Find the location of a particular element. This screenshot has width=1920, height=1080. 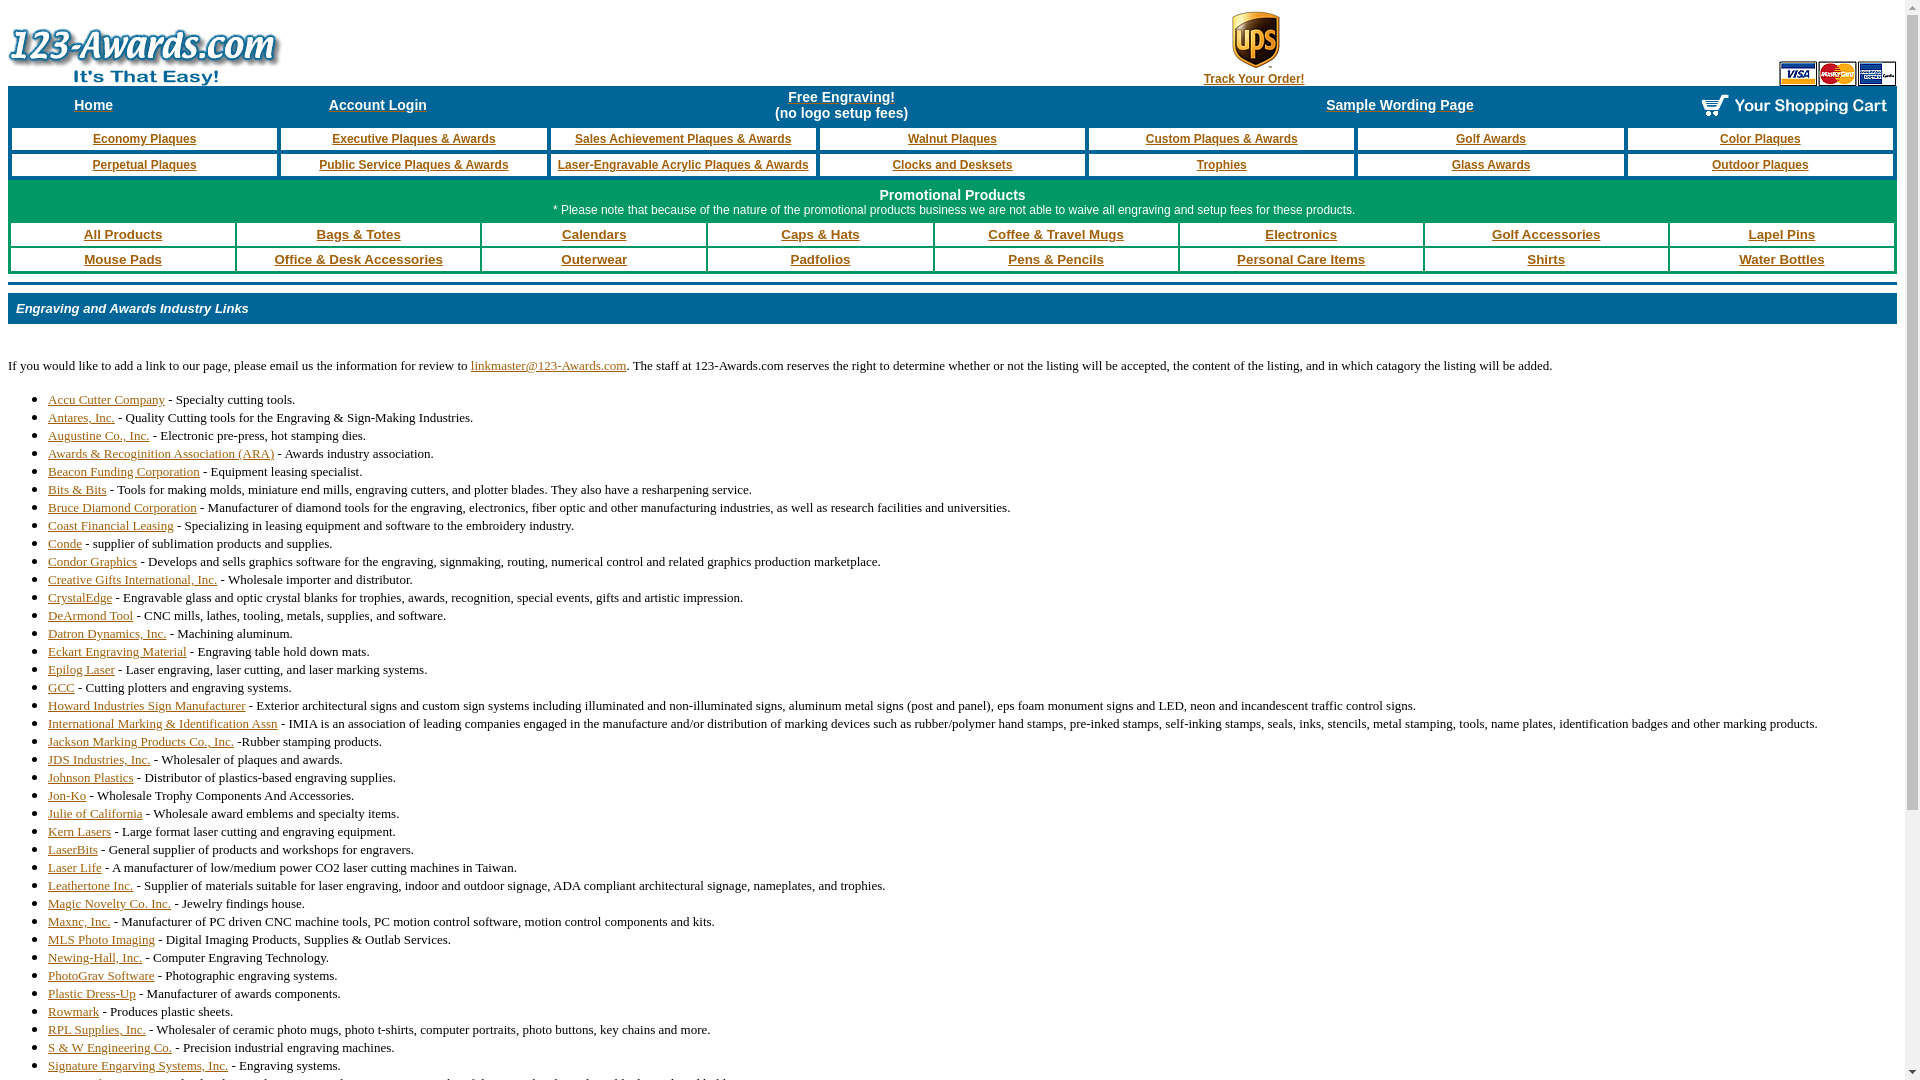

'Plastic Dress-Up' is located at coordinates (90, 993).